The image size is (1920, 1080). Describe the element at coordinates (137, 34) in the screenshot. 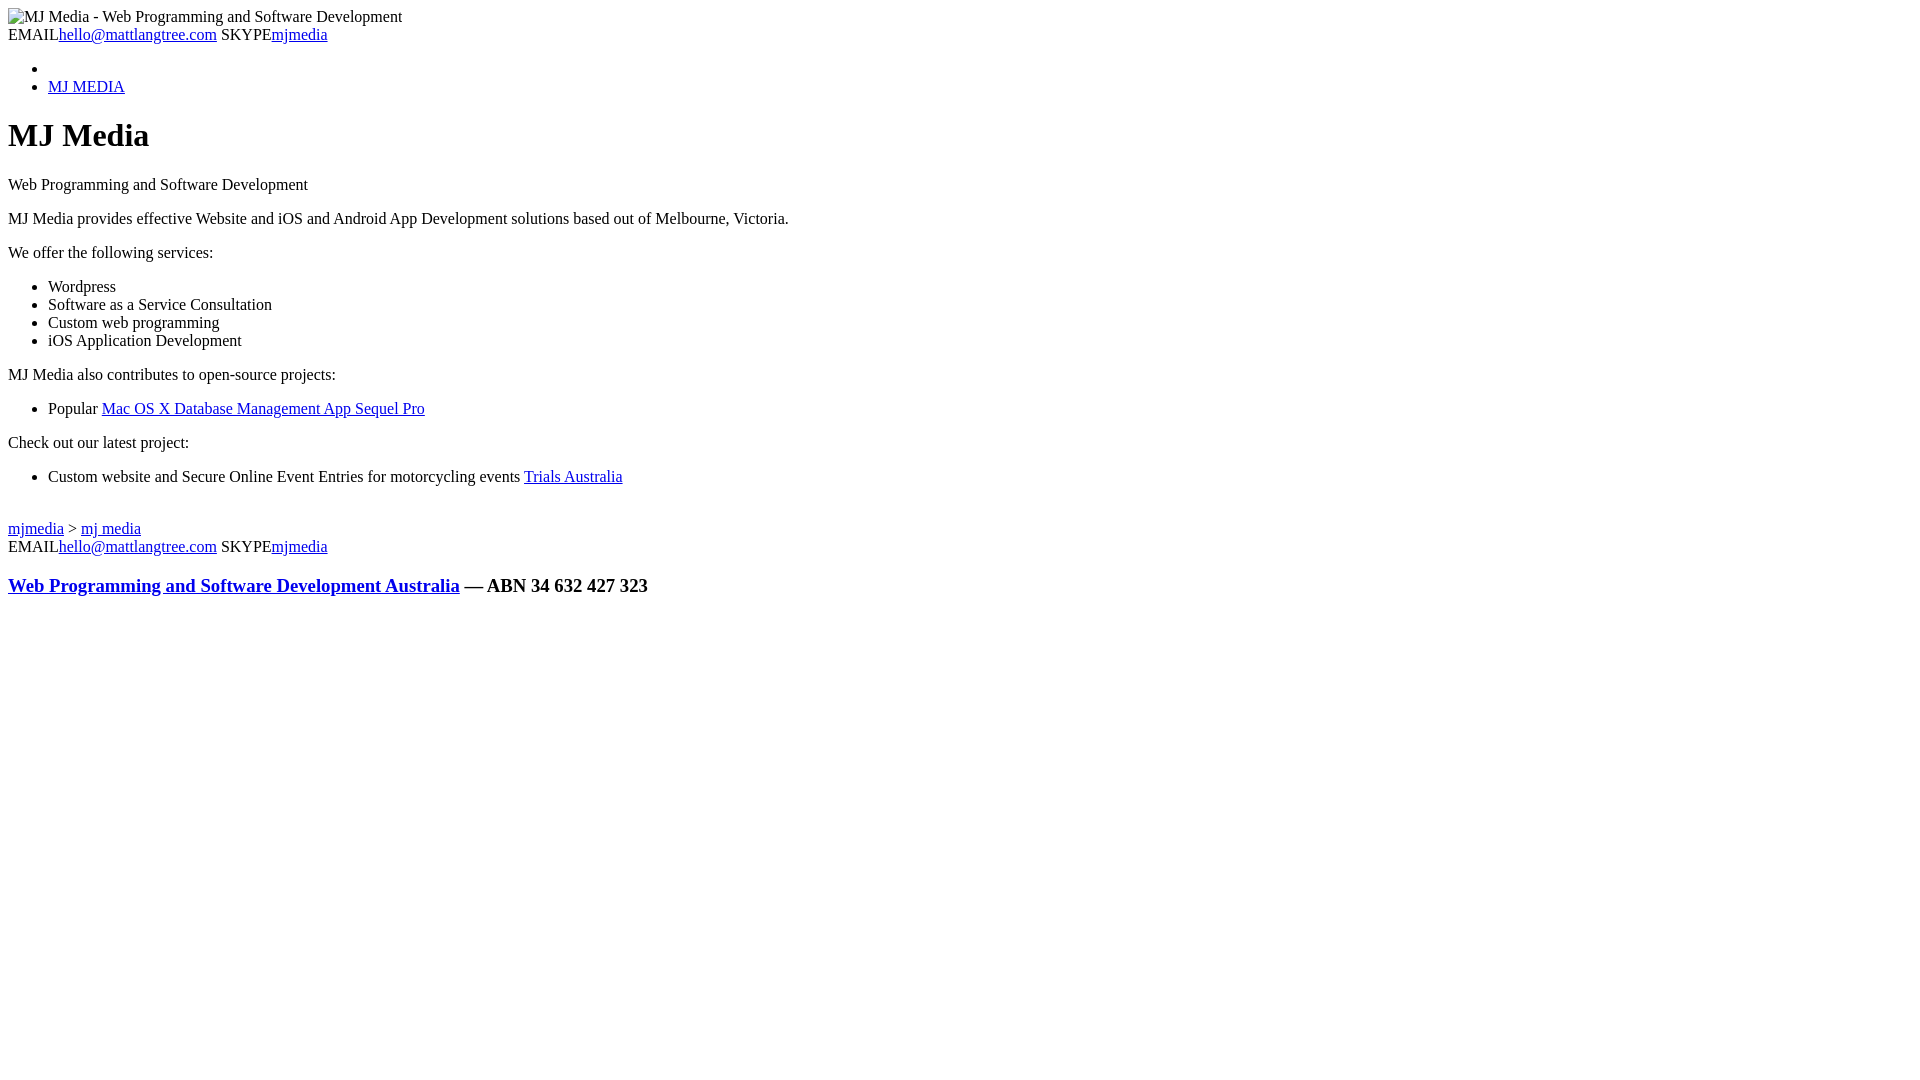

I see `'hello@mattlangtree.com'` at that location.